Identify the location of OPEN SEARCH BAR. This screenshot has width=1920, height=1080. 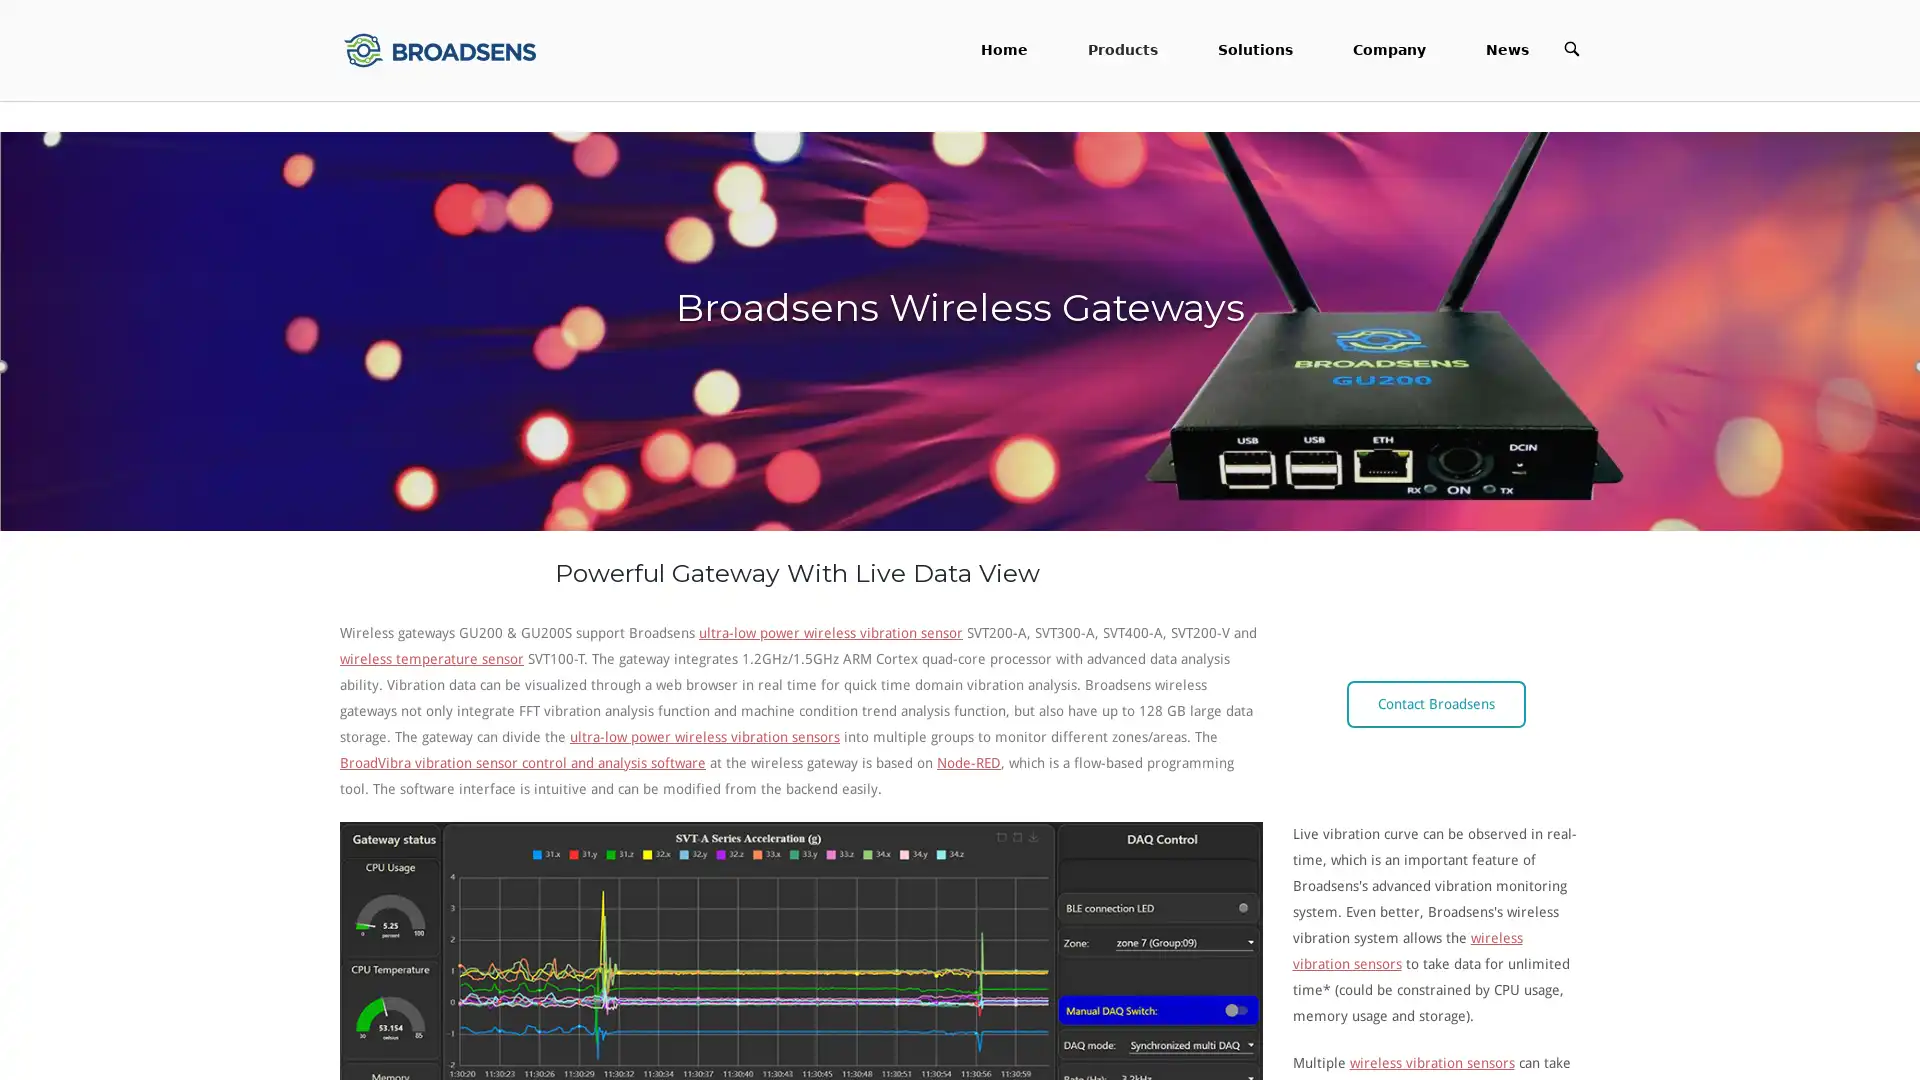
(1570, 48).